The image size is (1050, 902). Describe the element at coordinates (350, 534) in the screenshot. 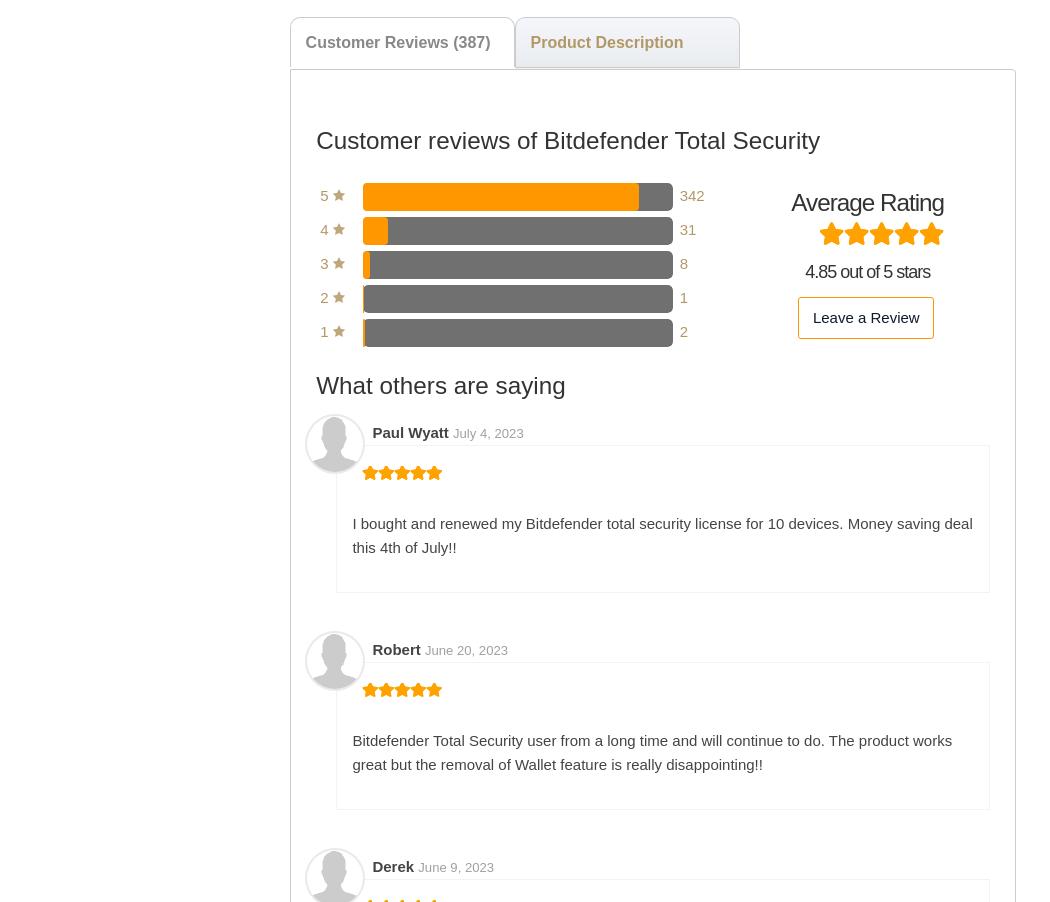

I see `'I bought and renewed my Bitdefender total security license for 10 devices. Money saving deal this 4th of July!!'` at that location.